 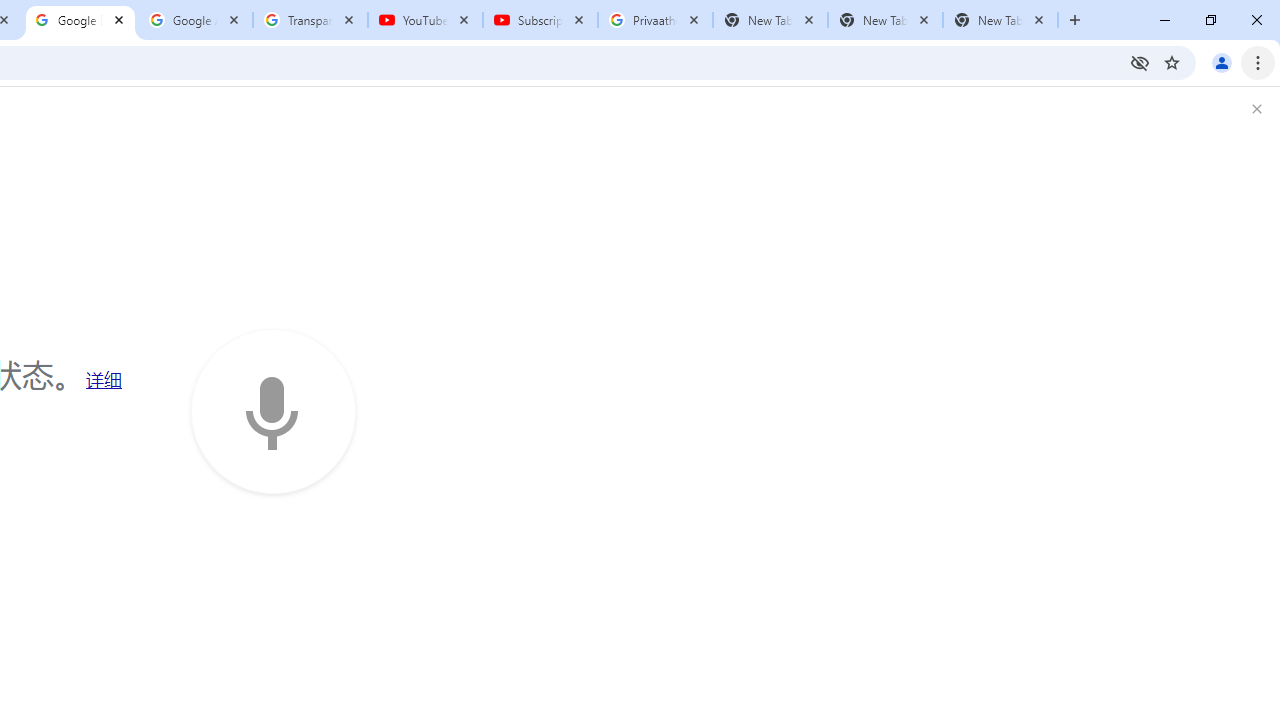 What do you see at coordinates (540, 20) in the screenshot?
I see `'Subscriptions - YouTube'` at bounding box center [540, 20].